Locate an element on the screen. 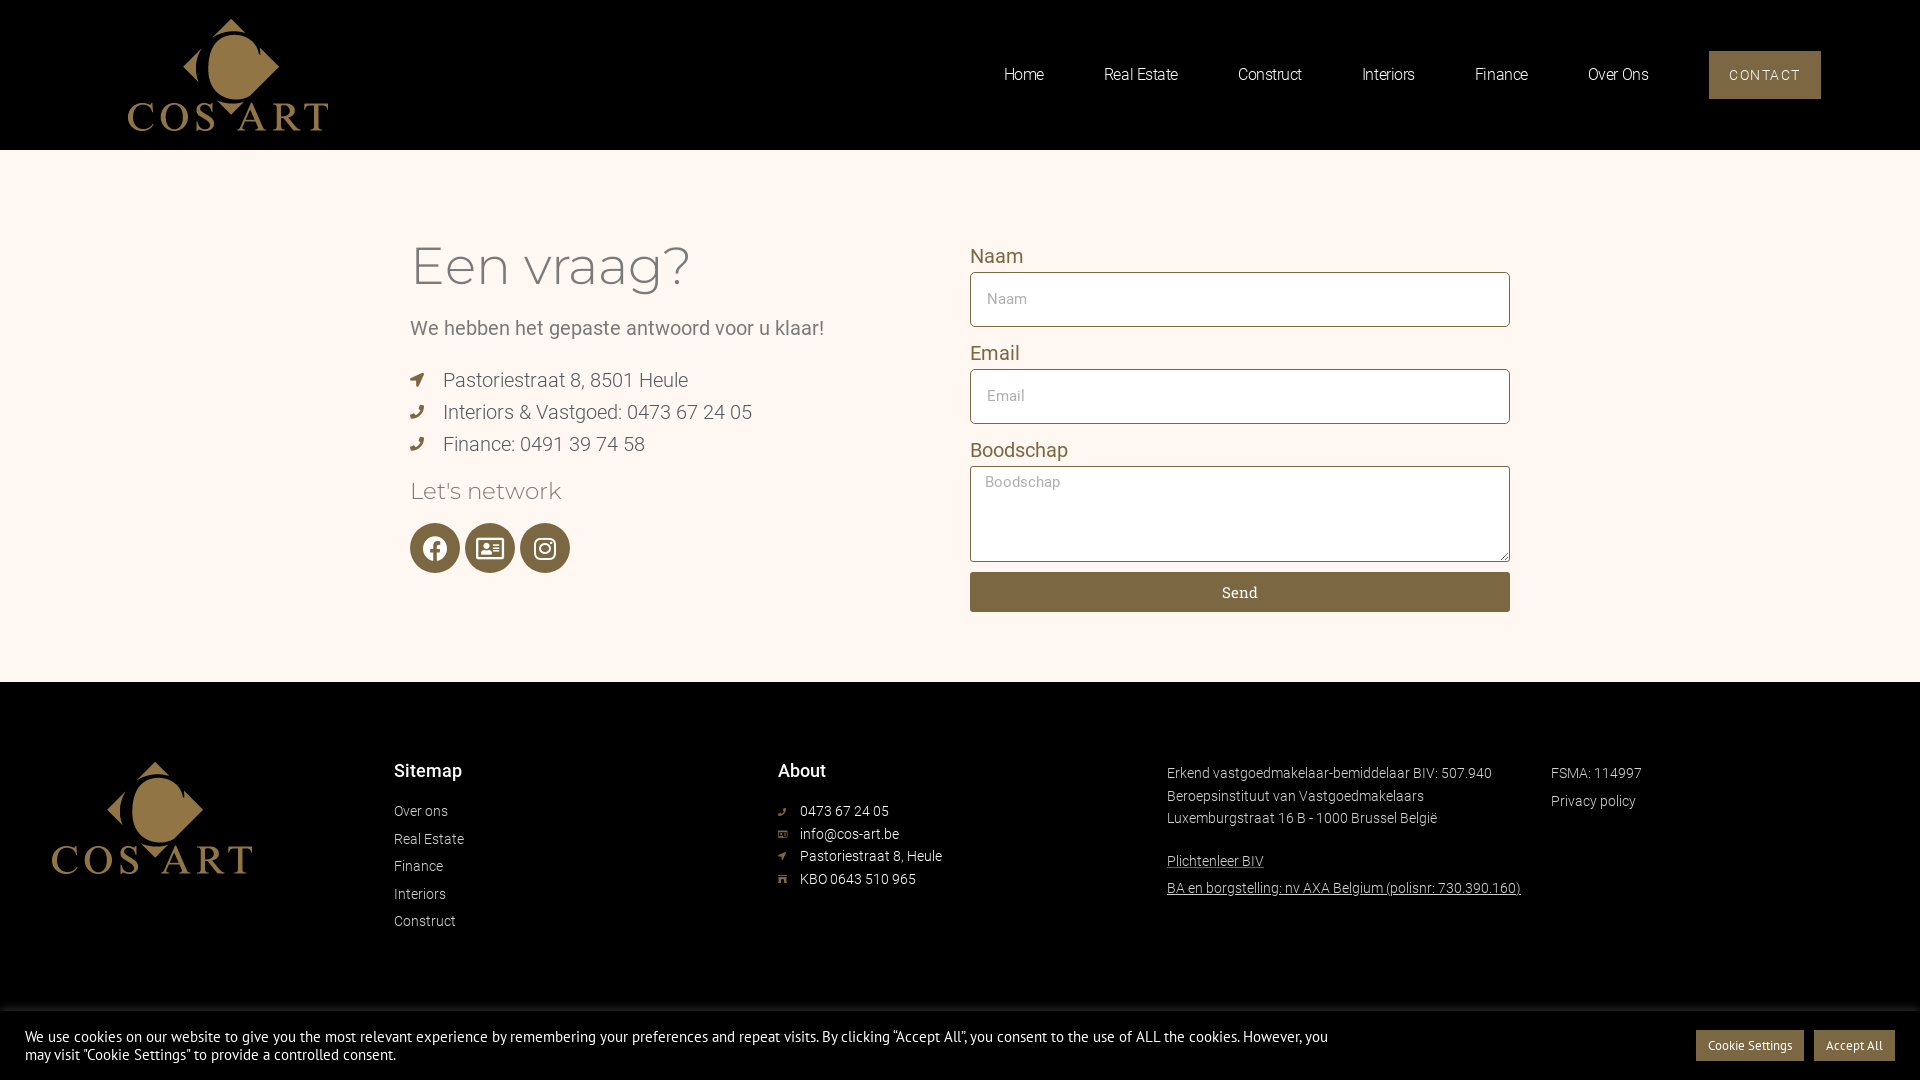 This screenshot has height=1080, width=1920. 'Cookie Settings' is located at coordinates (1749, 1044).